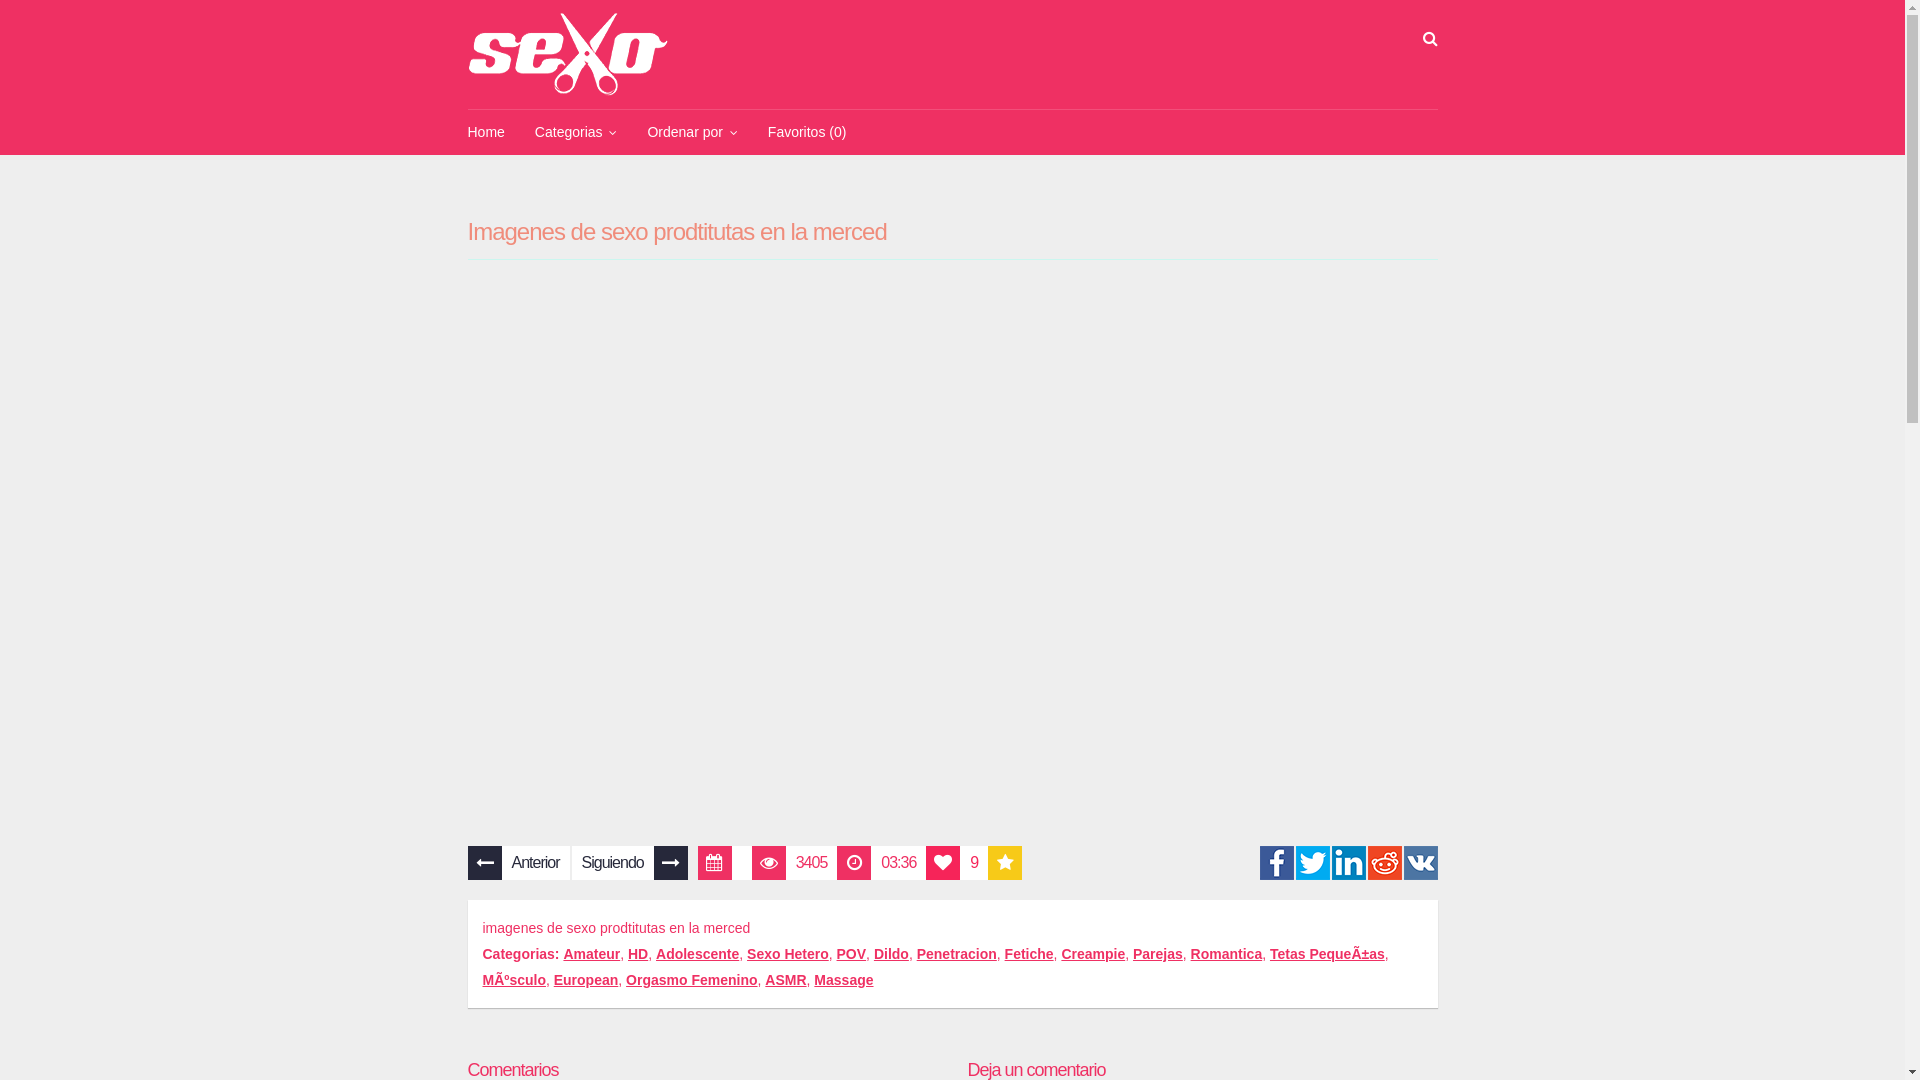  What do you see at coordinates (786, 952) in the screenshot?
I see `'Sexo Hetero'` at bounding box center [786, 952].